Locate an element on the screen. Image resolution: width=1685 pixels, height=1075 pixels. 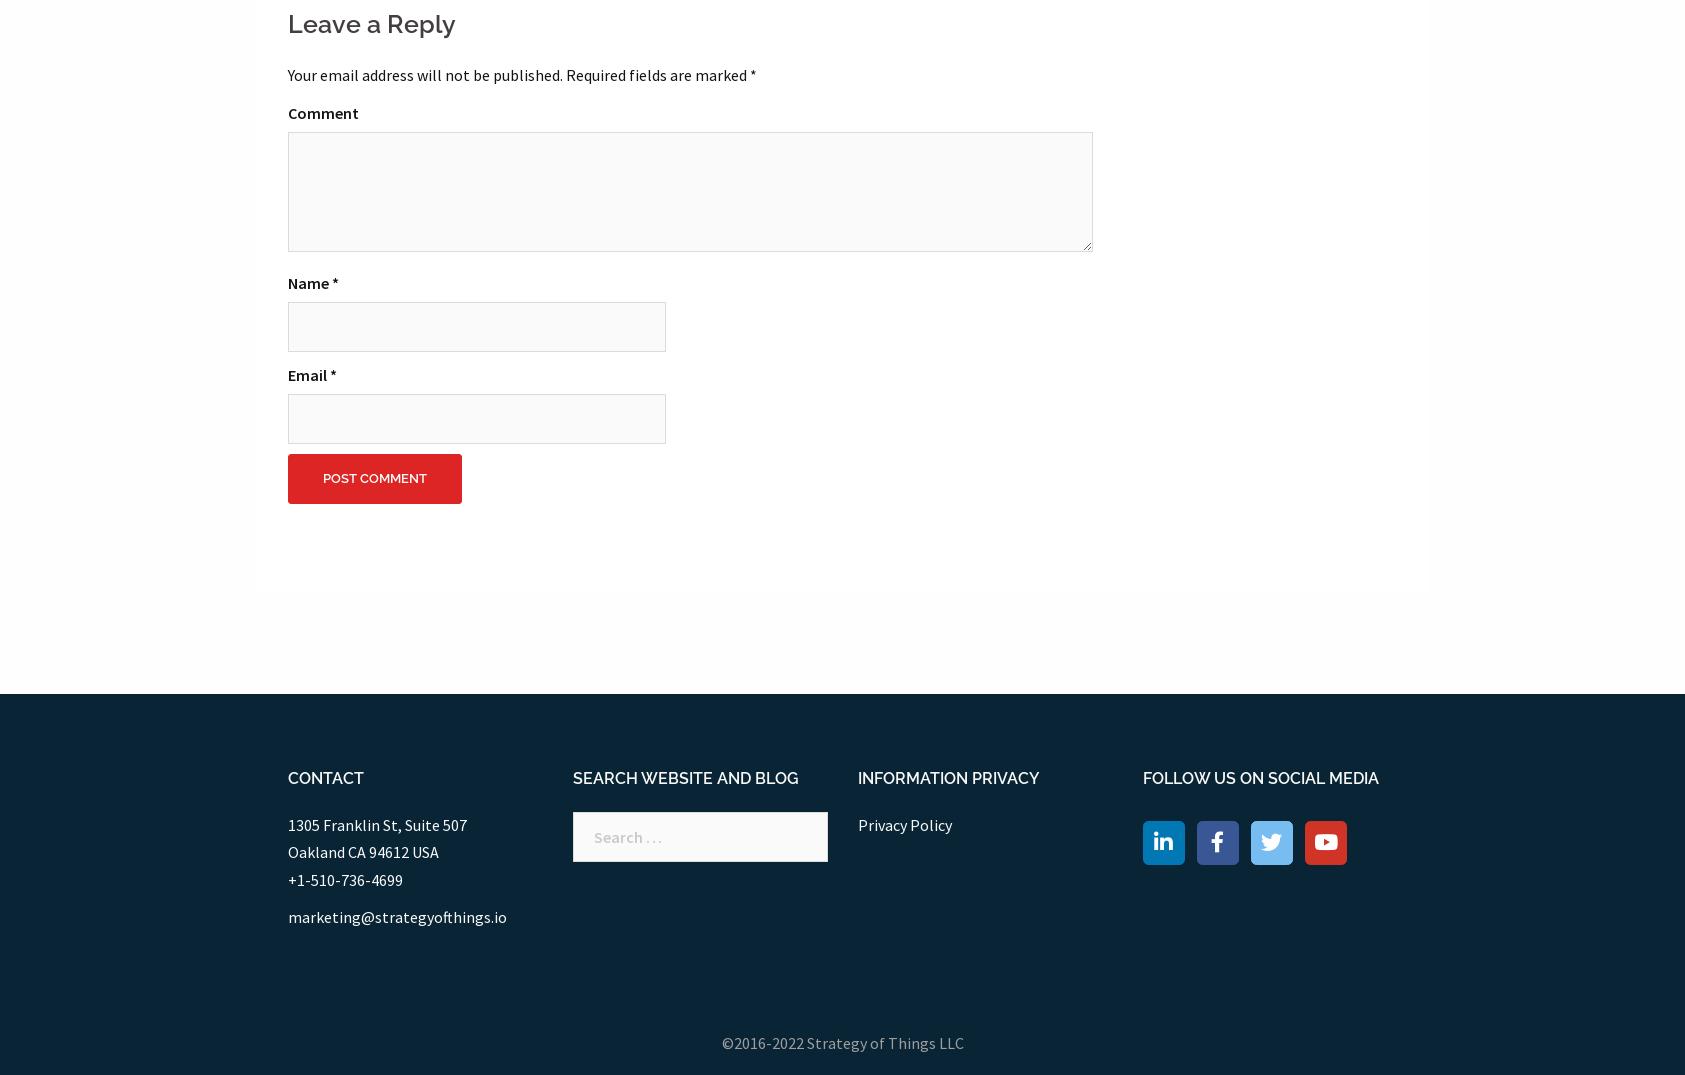
'Required fields are marked' is located at coordinates (655, 75).